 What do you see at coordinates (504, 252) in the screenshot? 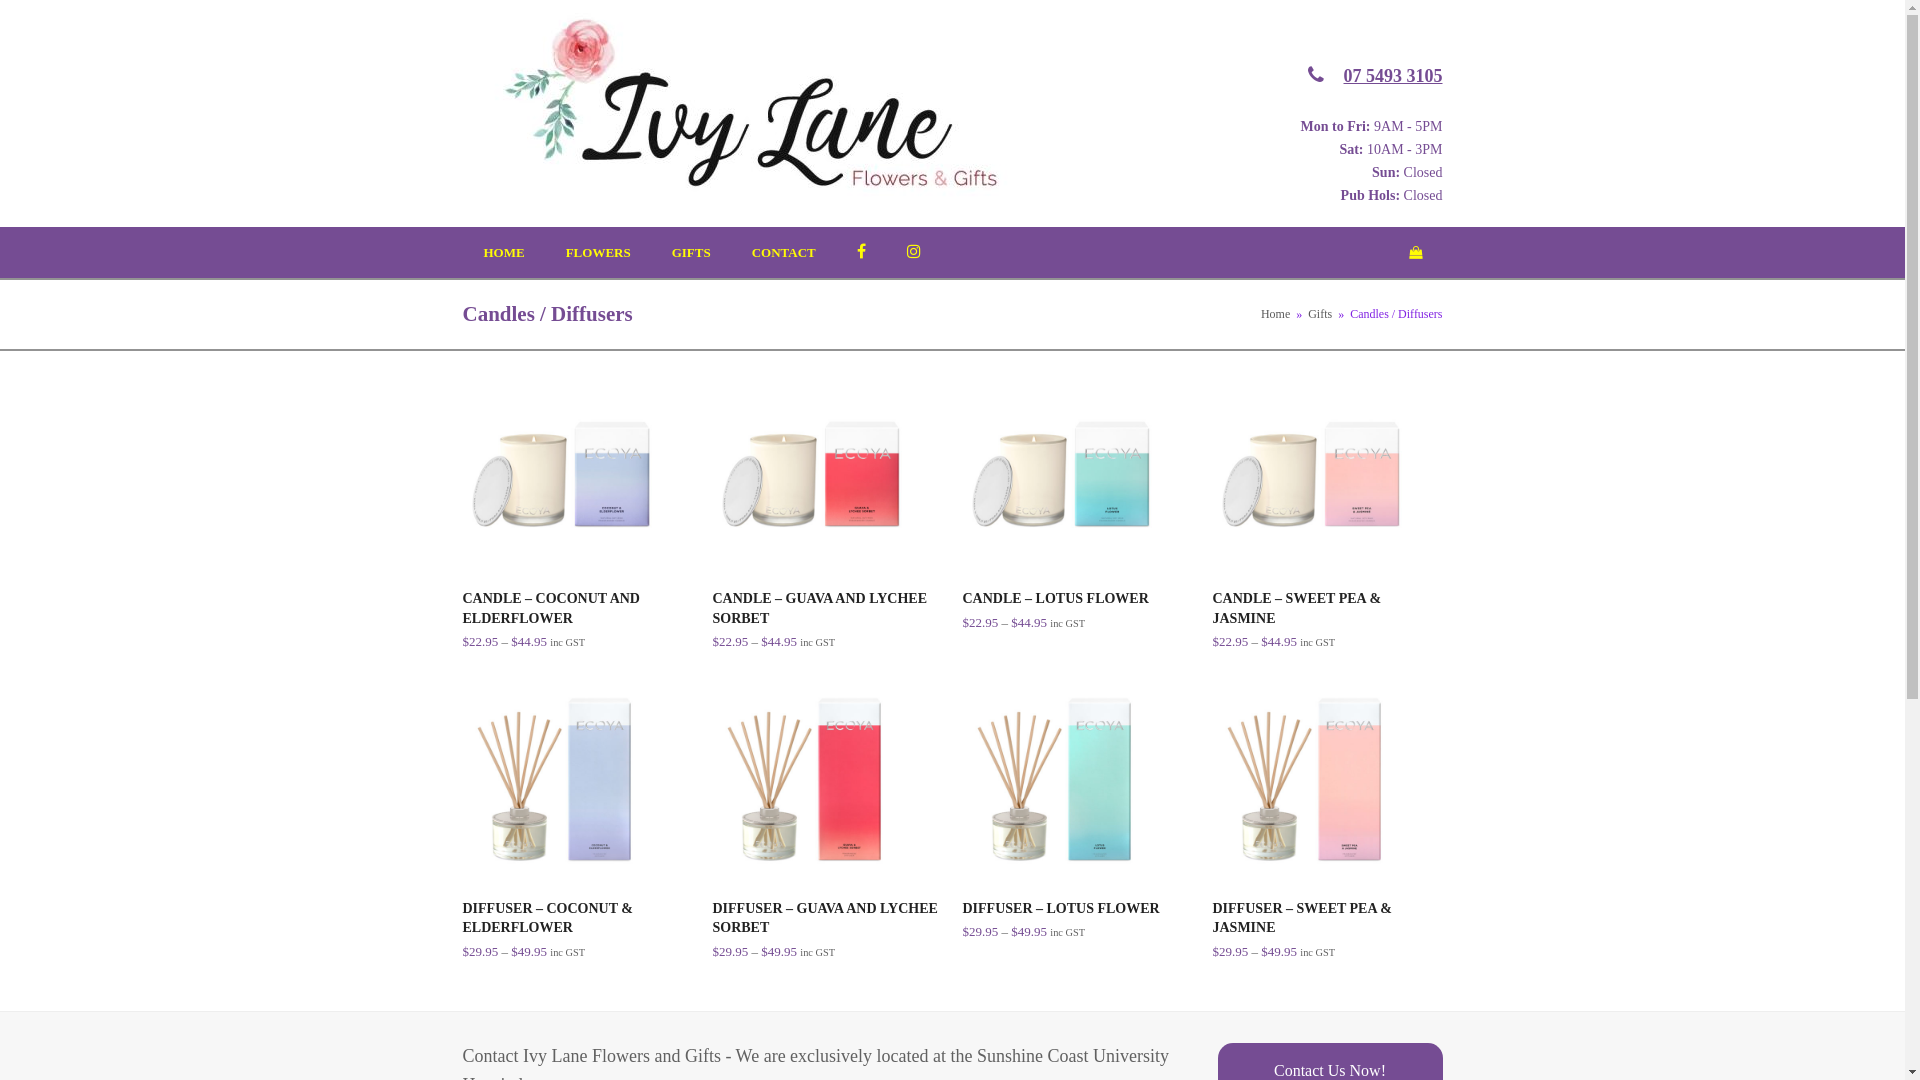
I see `'HOME'` at bounding box center [504, 252].